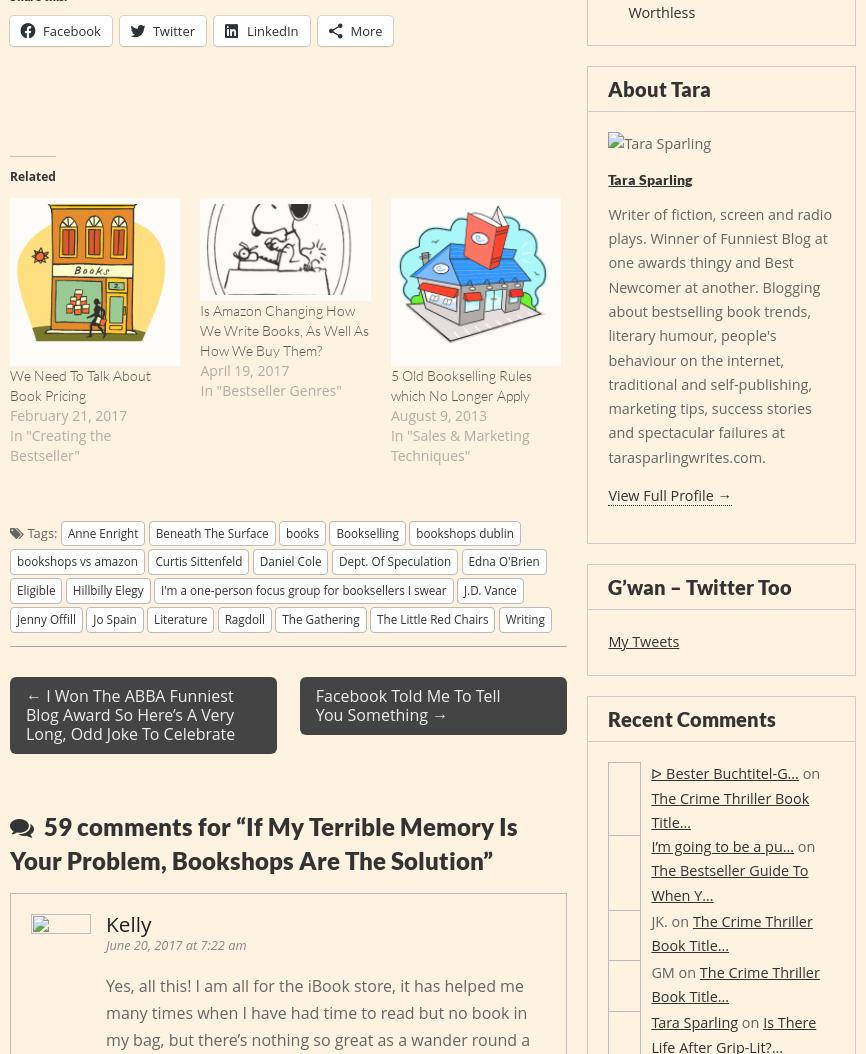  Describe the element at coordinates (431, 616) in the screenshot. I see `'The Little Red Chairs'` at that location.